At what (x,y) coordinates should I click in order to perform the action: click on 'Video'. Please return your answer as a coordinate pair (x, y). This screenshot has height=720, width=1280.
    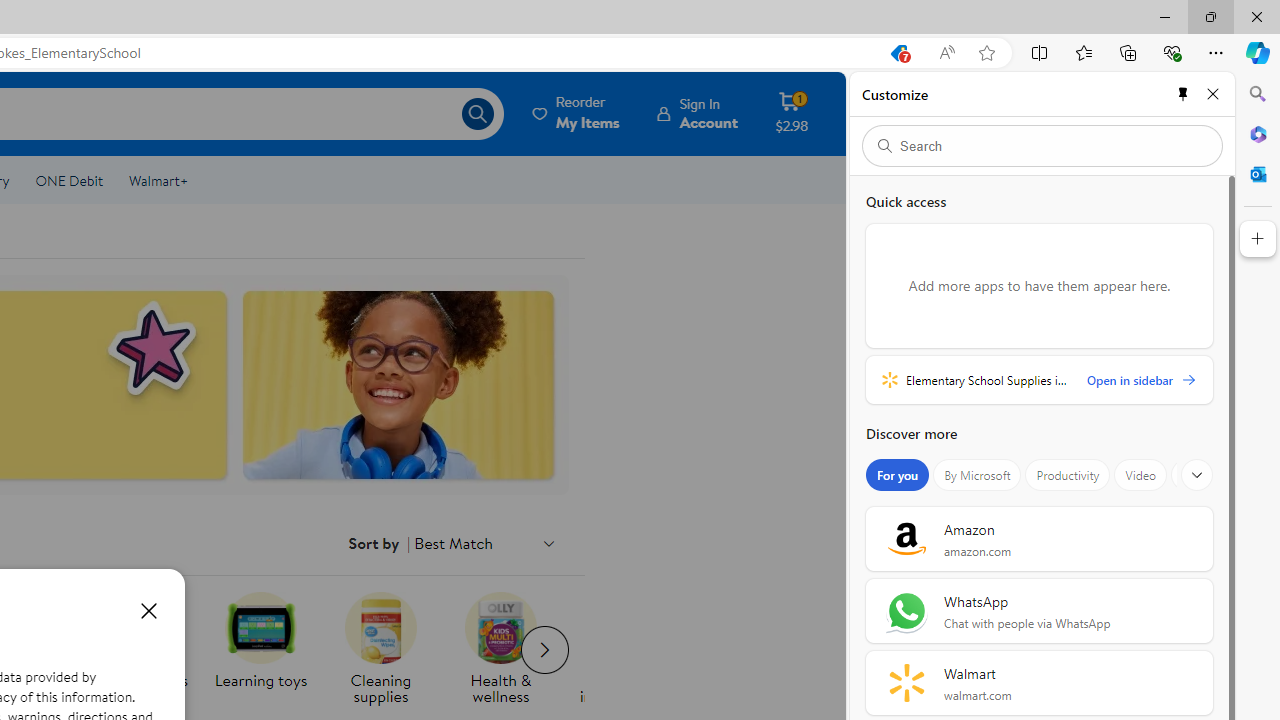
    Looking at the image, I should click on (1140, 475).